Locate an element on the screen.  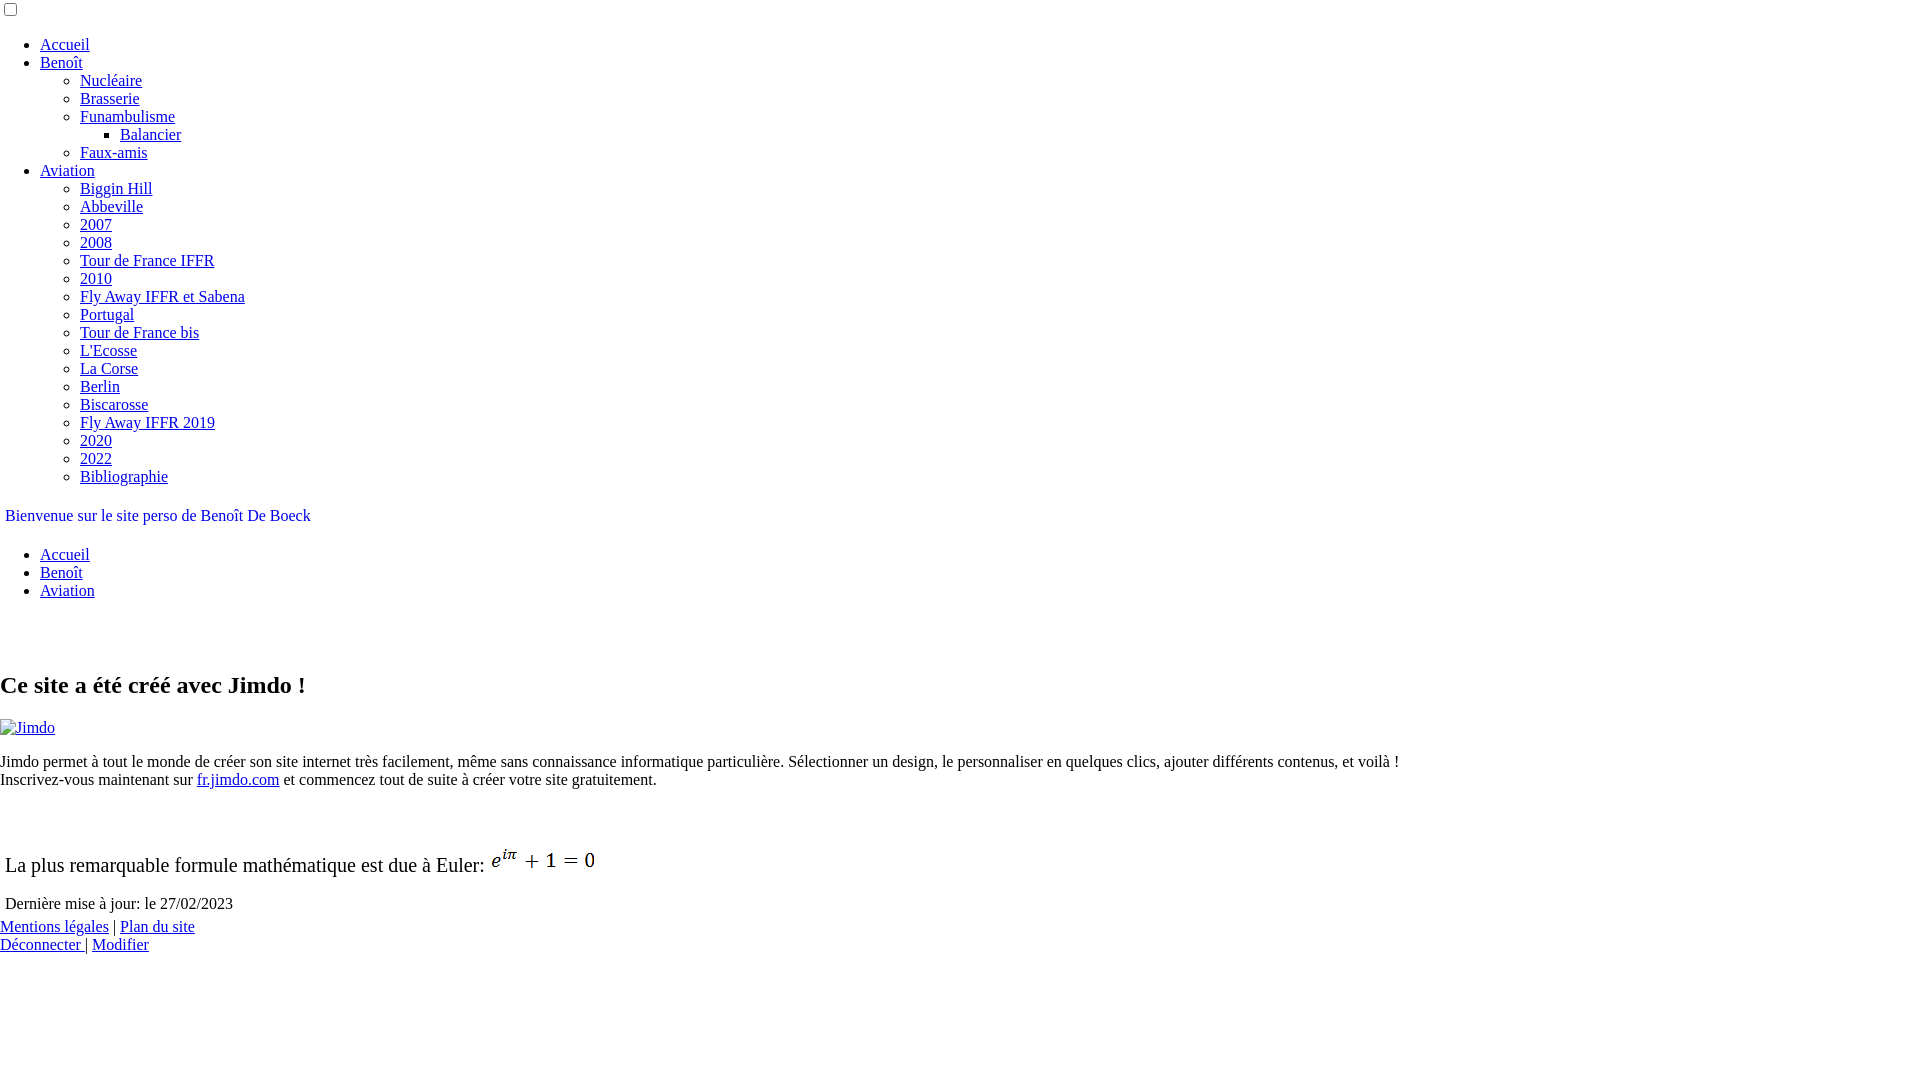
'Bibliographie' is located at coordinates (123, 476).